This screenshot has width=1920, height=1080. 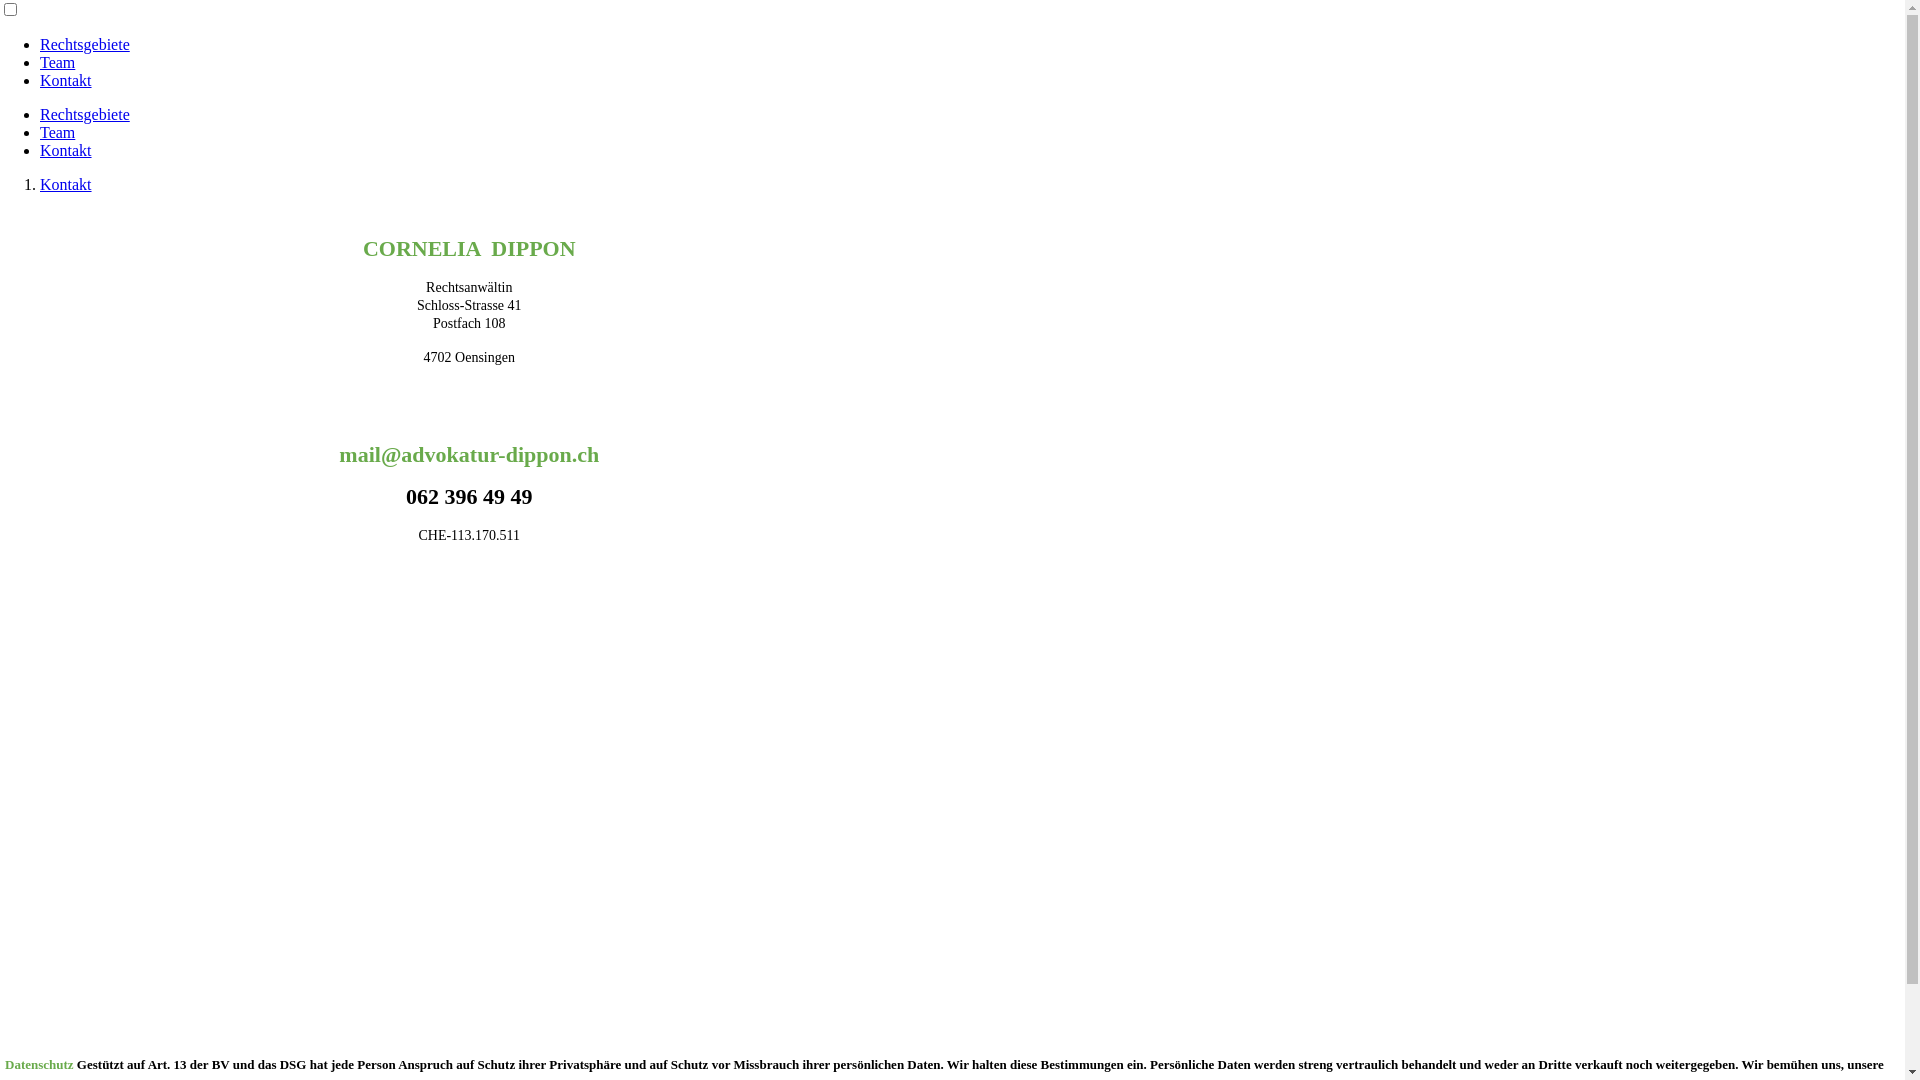 What do you see at coordinates (66, 79) in the screenshot?
I see `'Kontakt'` at bounding box center [66, 79].